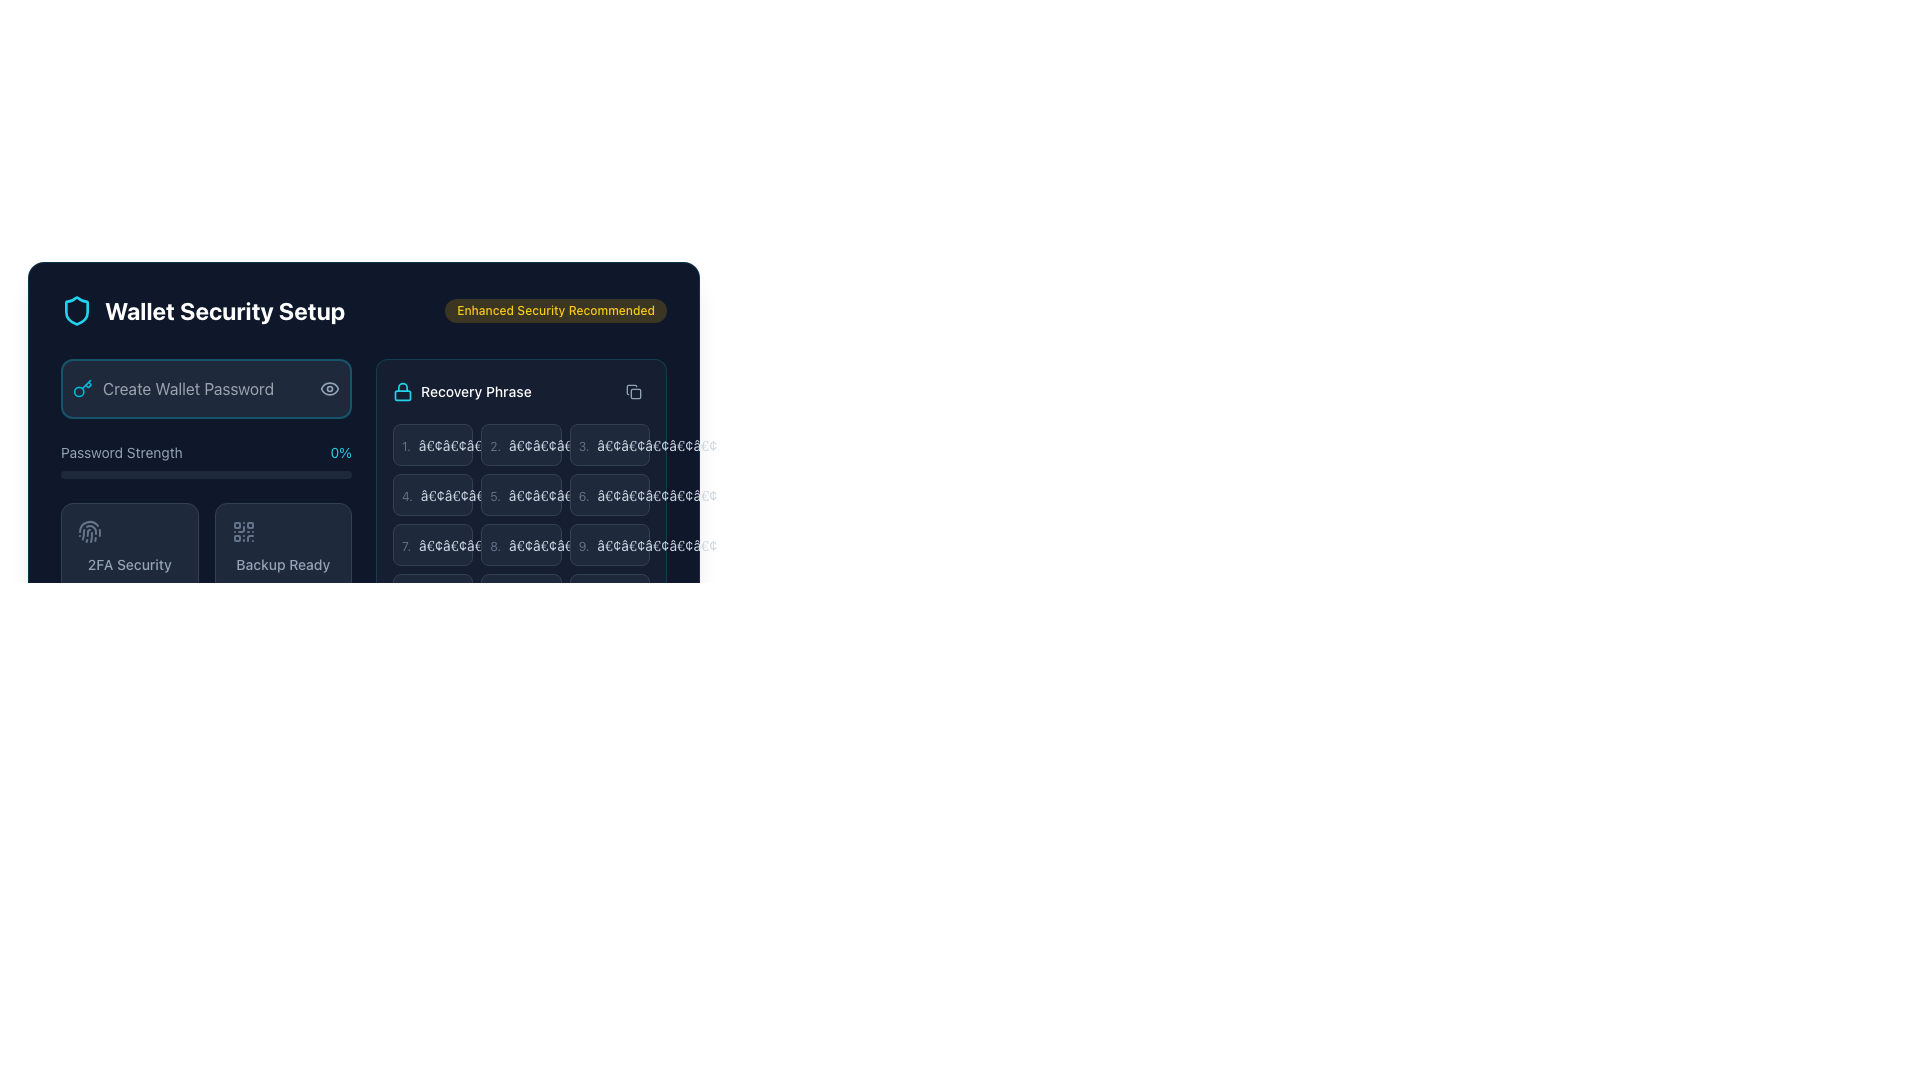 The height and width of the screenshot is (1080, 1920). What do you see at coordinates (495, 445) in the screenshot?
I see `the text label displaying the numeral '2.' in light slate color, which is positioned within a card-like structure under the 'Recovery Phrase' header` at bounding box center [495, 445].